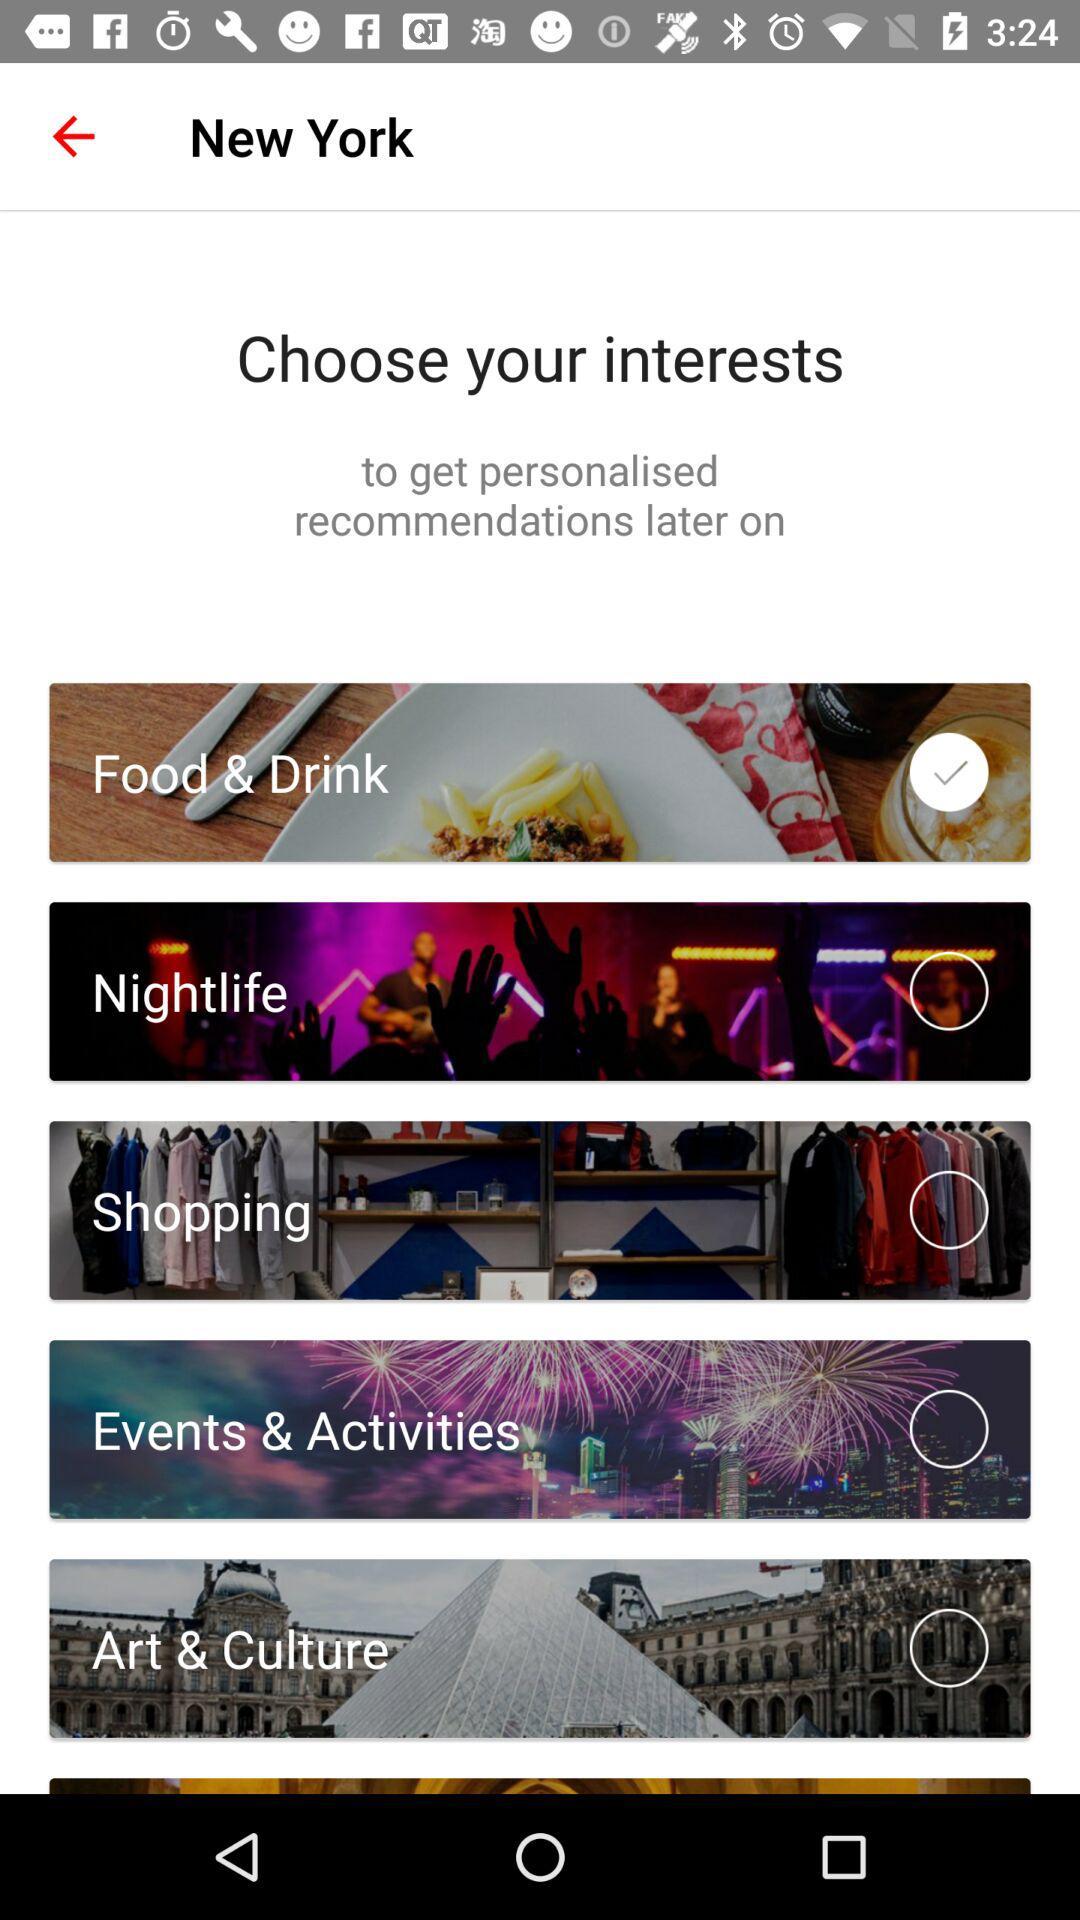  What do you see at coordinates (167, 991) in the screenshot?
I see `nightlife icon` at bounding box center [167, 991].